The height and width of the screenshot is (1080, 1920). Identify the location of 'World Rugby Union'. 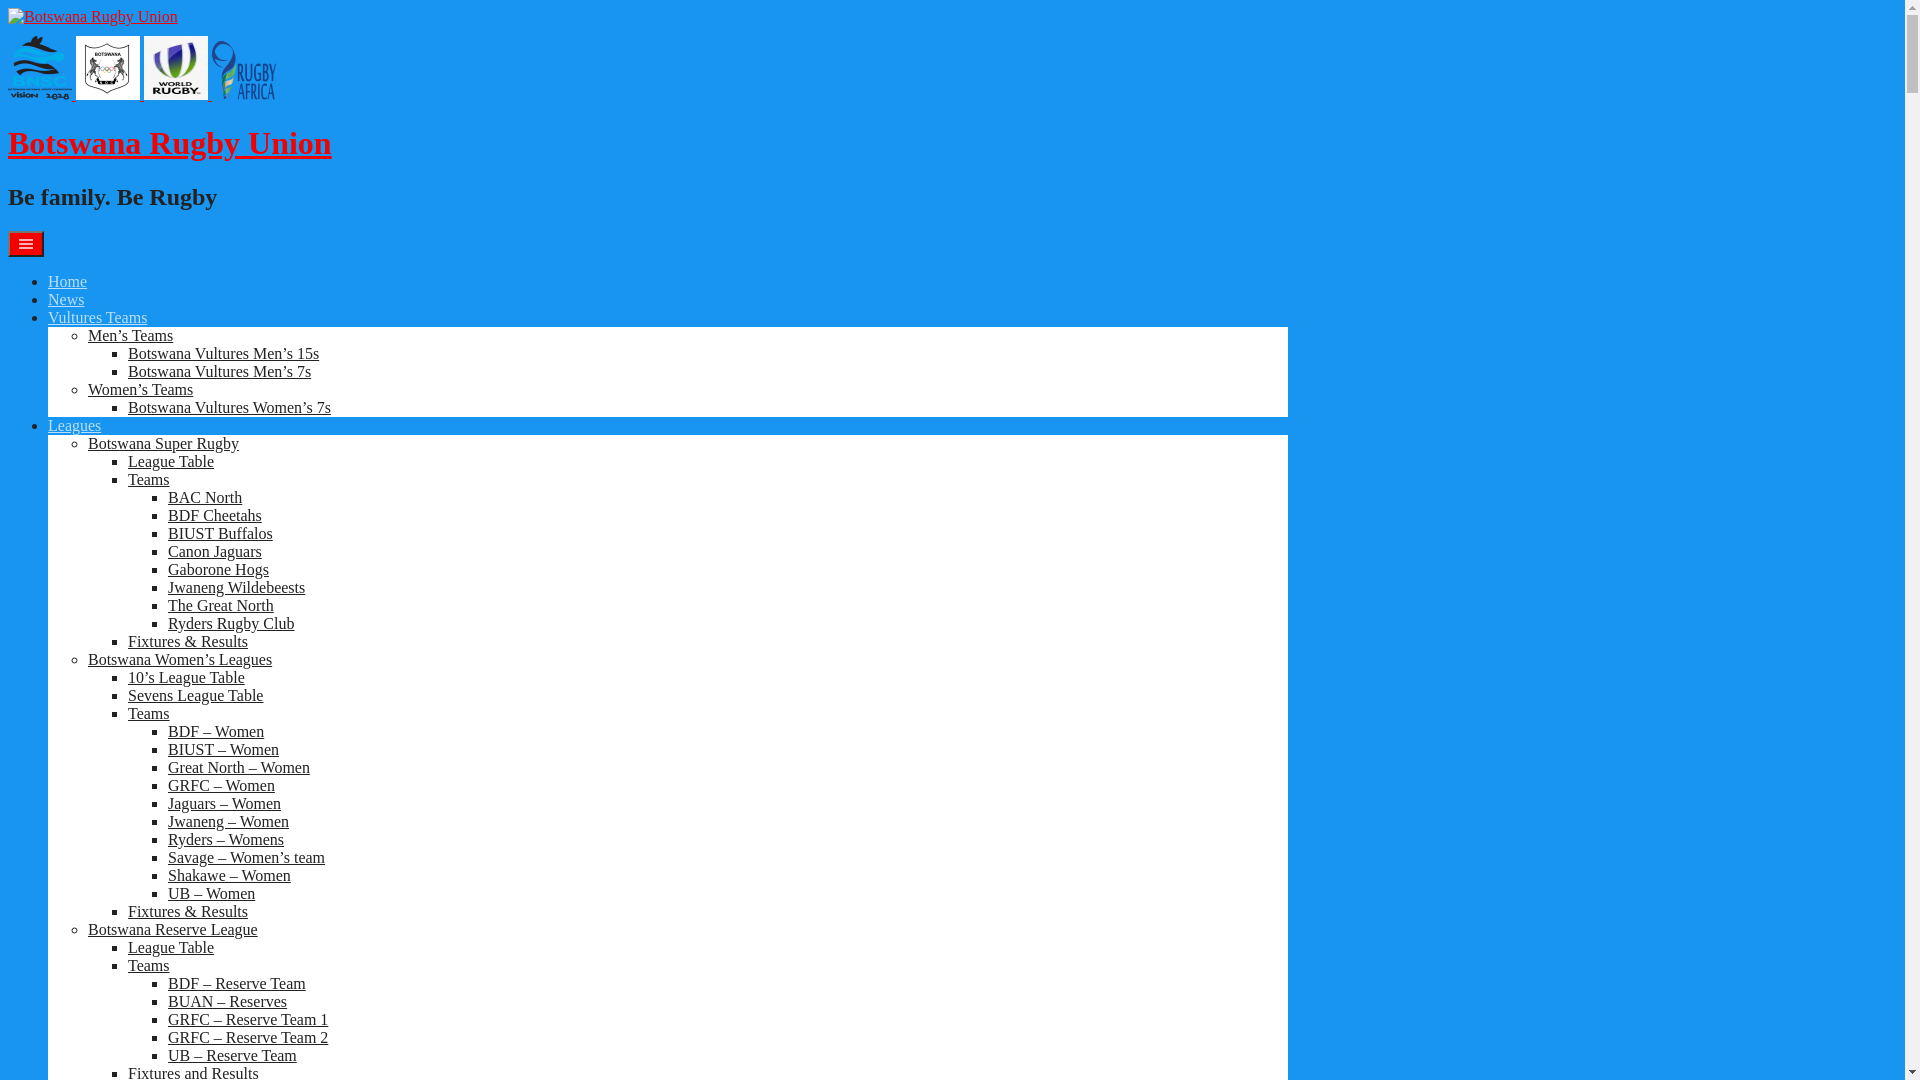
(143, 67).